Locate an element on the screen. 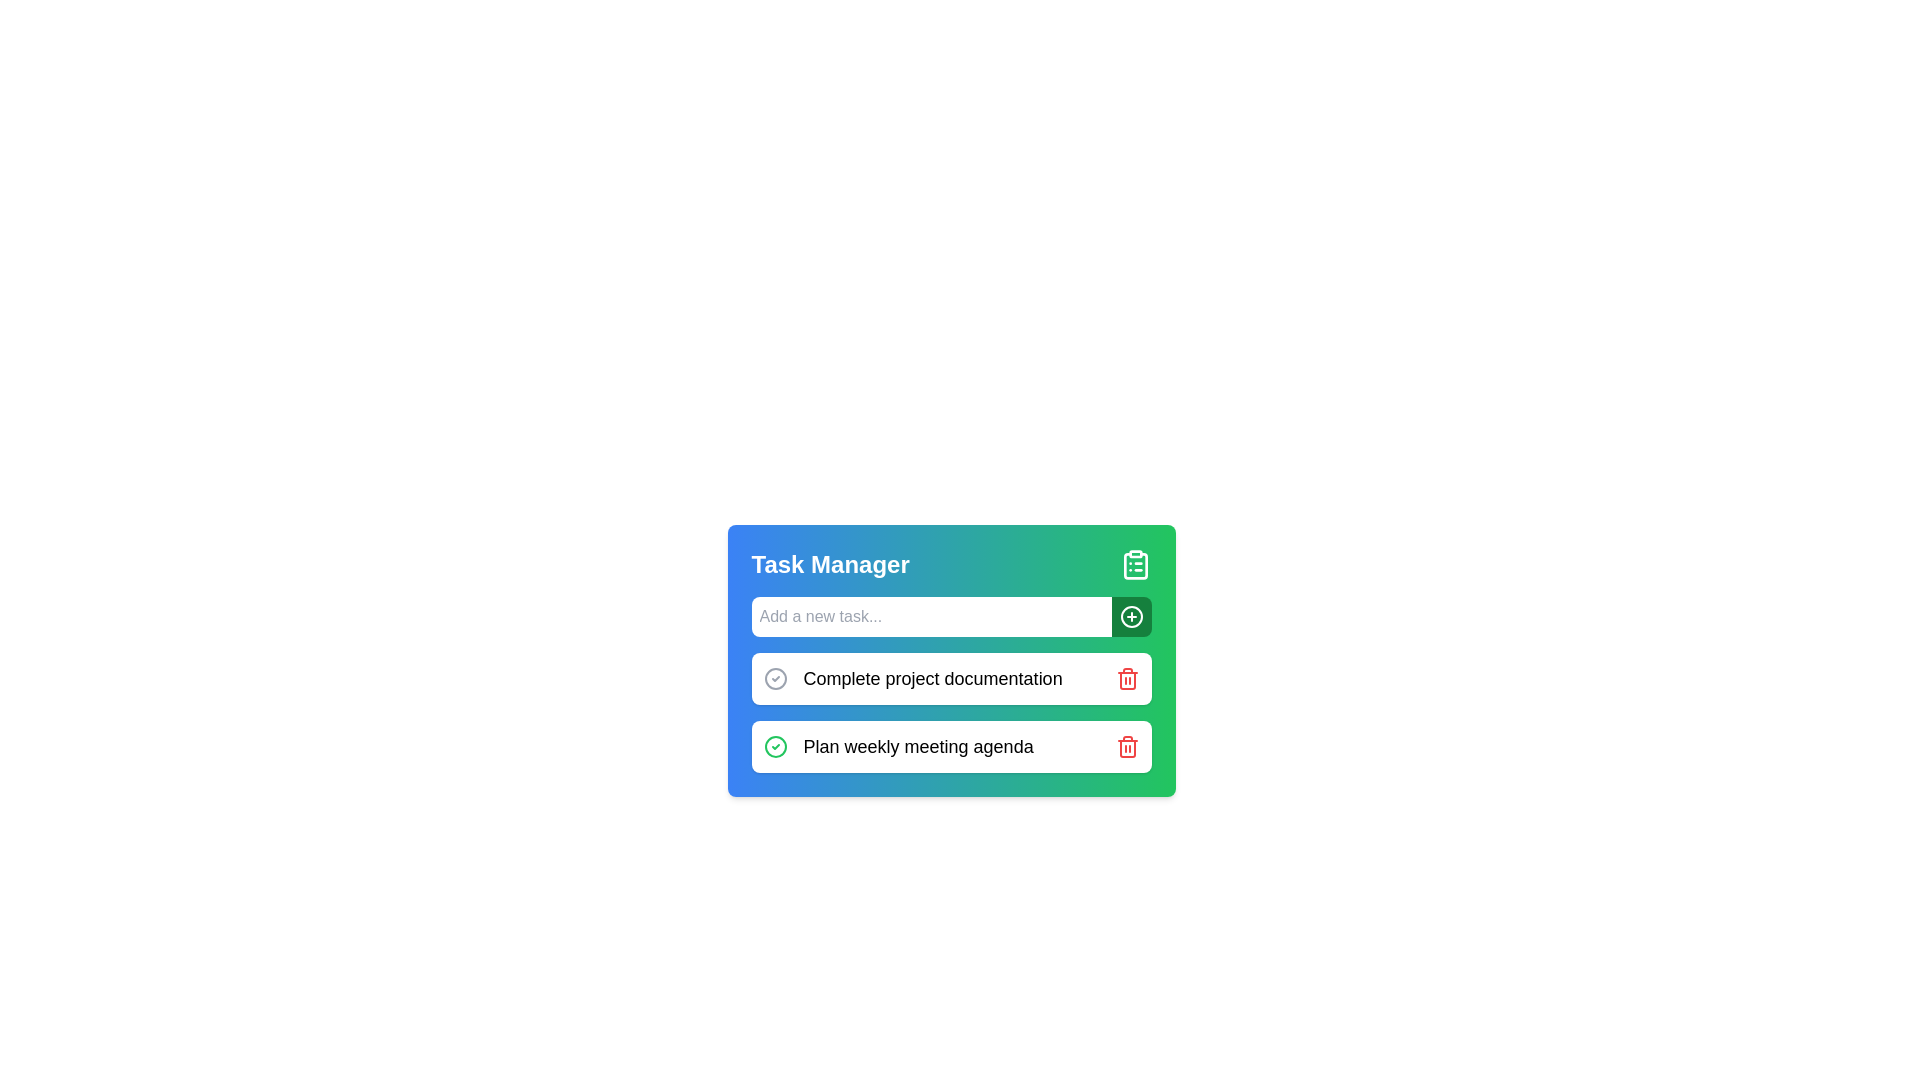 The height and width of the screenshot is (1080, 1920). the Text Label that displays the name or description of a task in the task management application, located as the primary content of a task item next to a circular icon and a delete button is located at coordinates (932, 677).